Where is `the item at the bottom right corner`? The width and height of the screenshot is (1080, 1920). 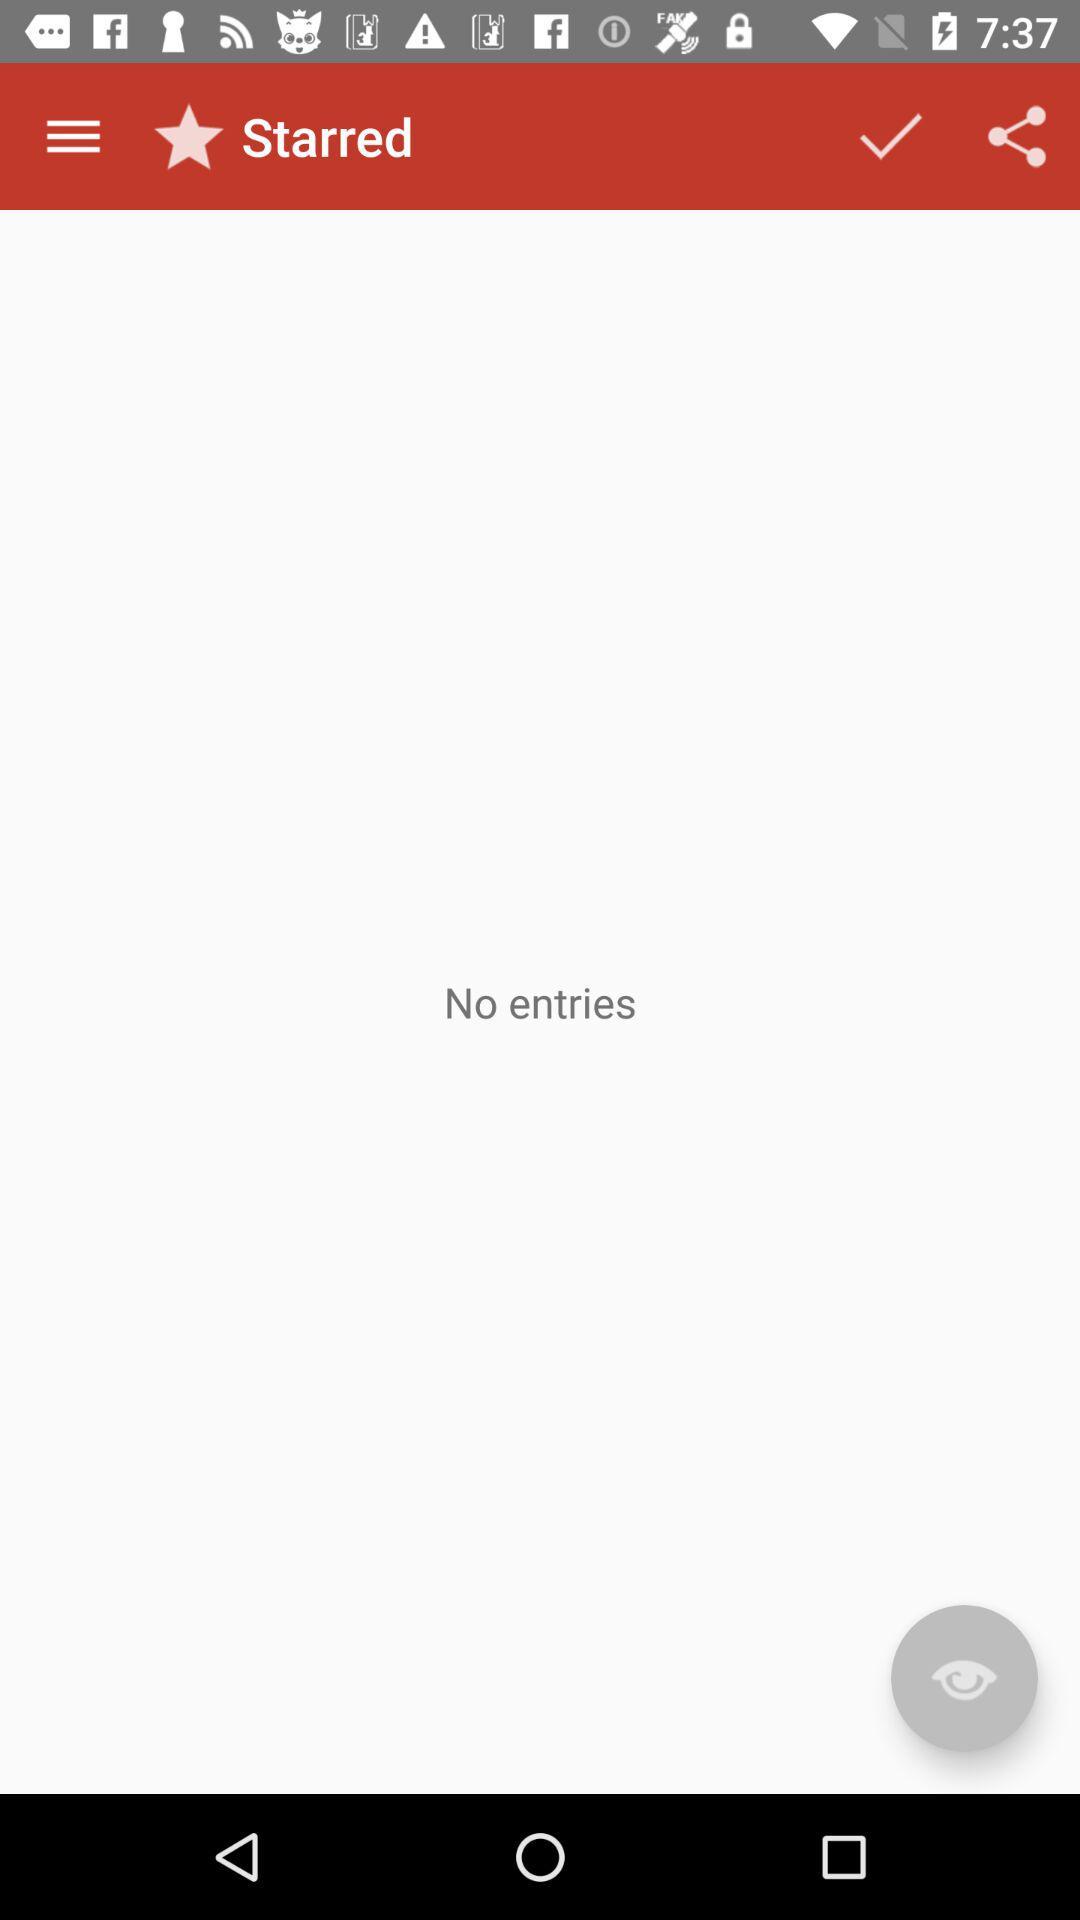
the item at the bottom right corner is located at coordinates (963, 1678).